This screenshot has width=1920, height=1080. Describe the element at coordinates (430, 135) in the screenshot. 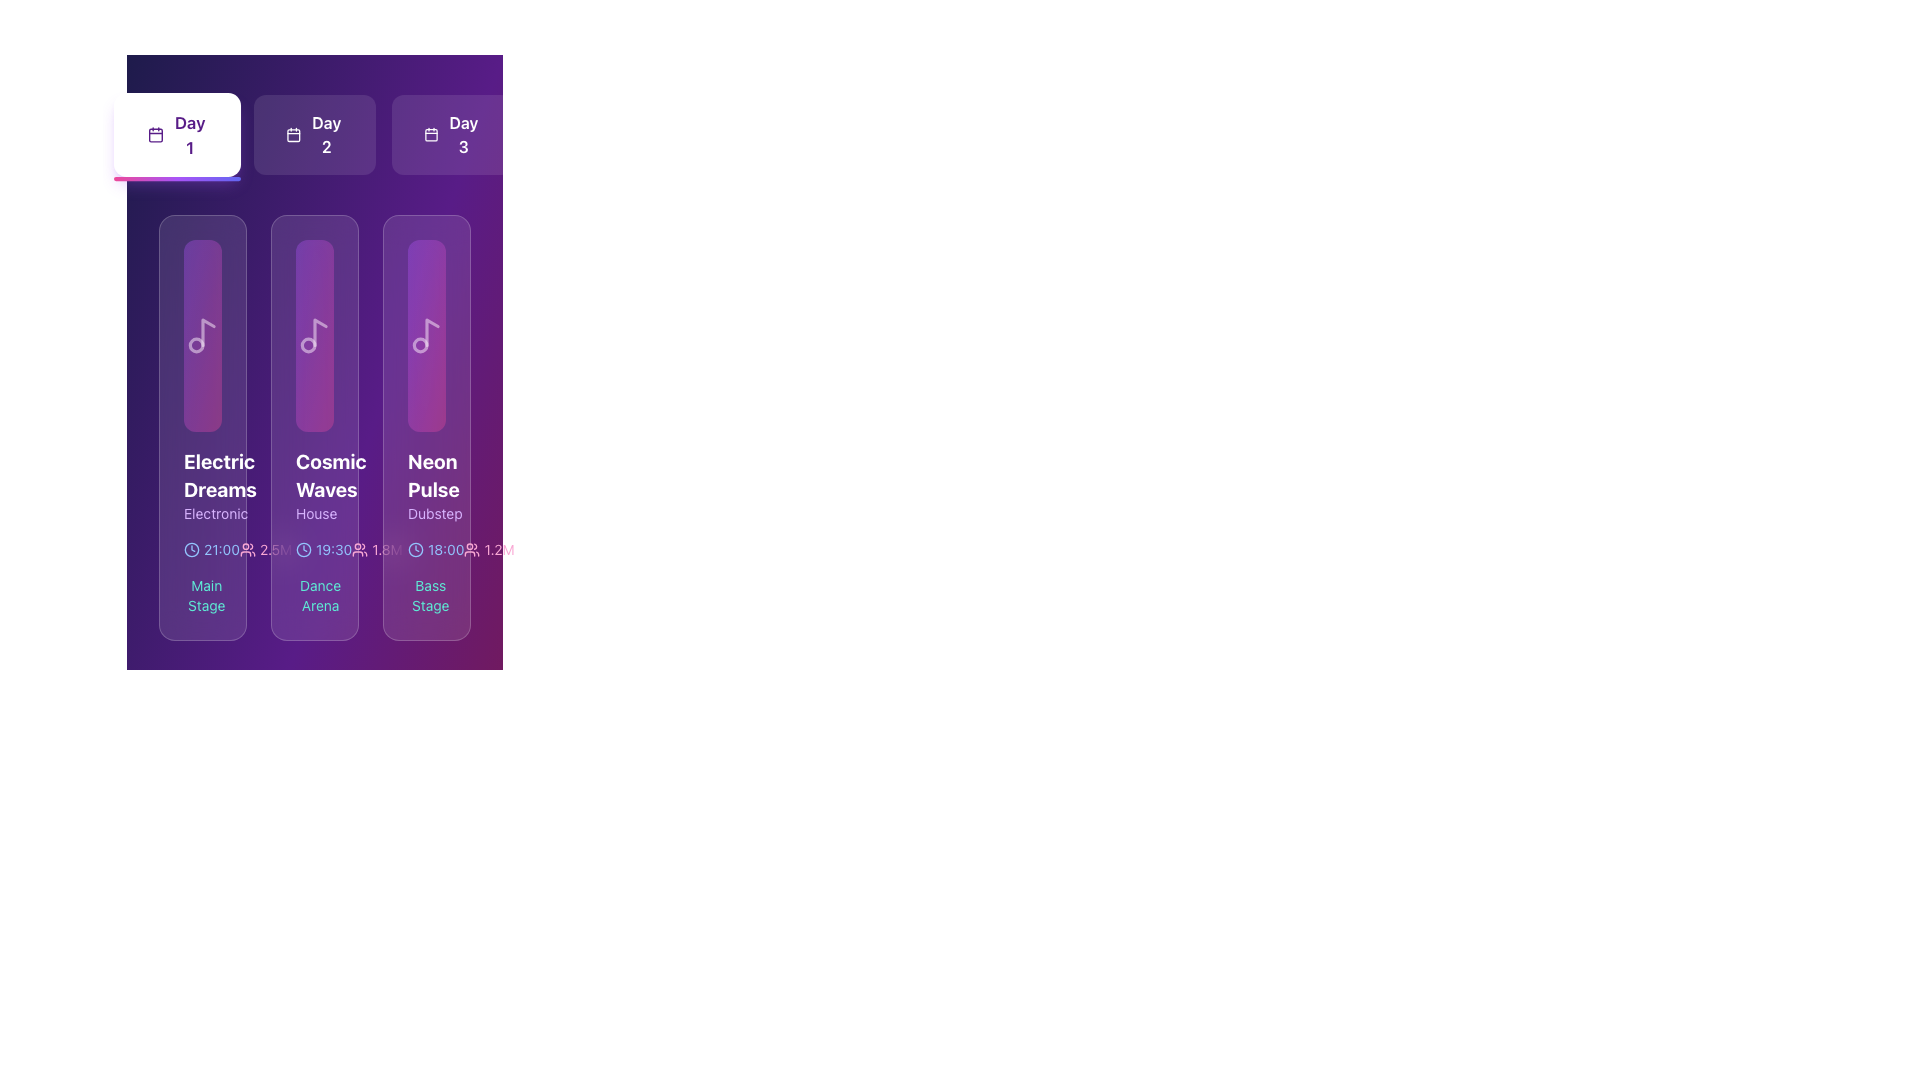

I see `the non-interactive rectangular SVG element that is part of the calendar icon associated with the 'Day 3' header in the interface` at that location.